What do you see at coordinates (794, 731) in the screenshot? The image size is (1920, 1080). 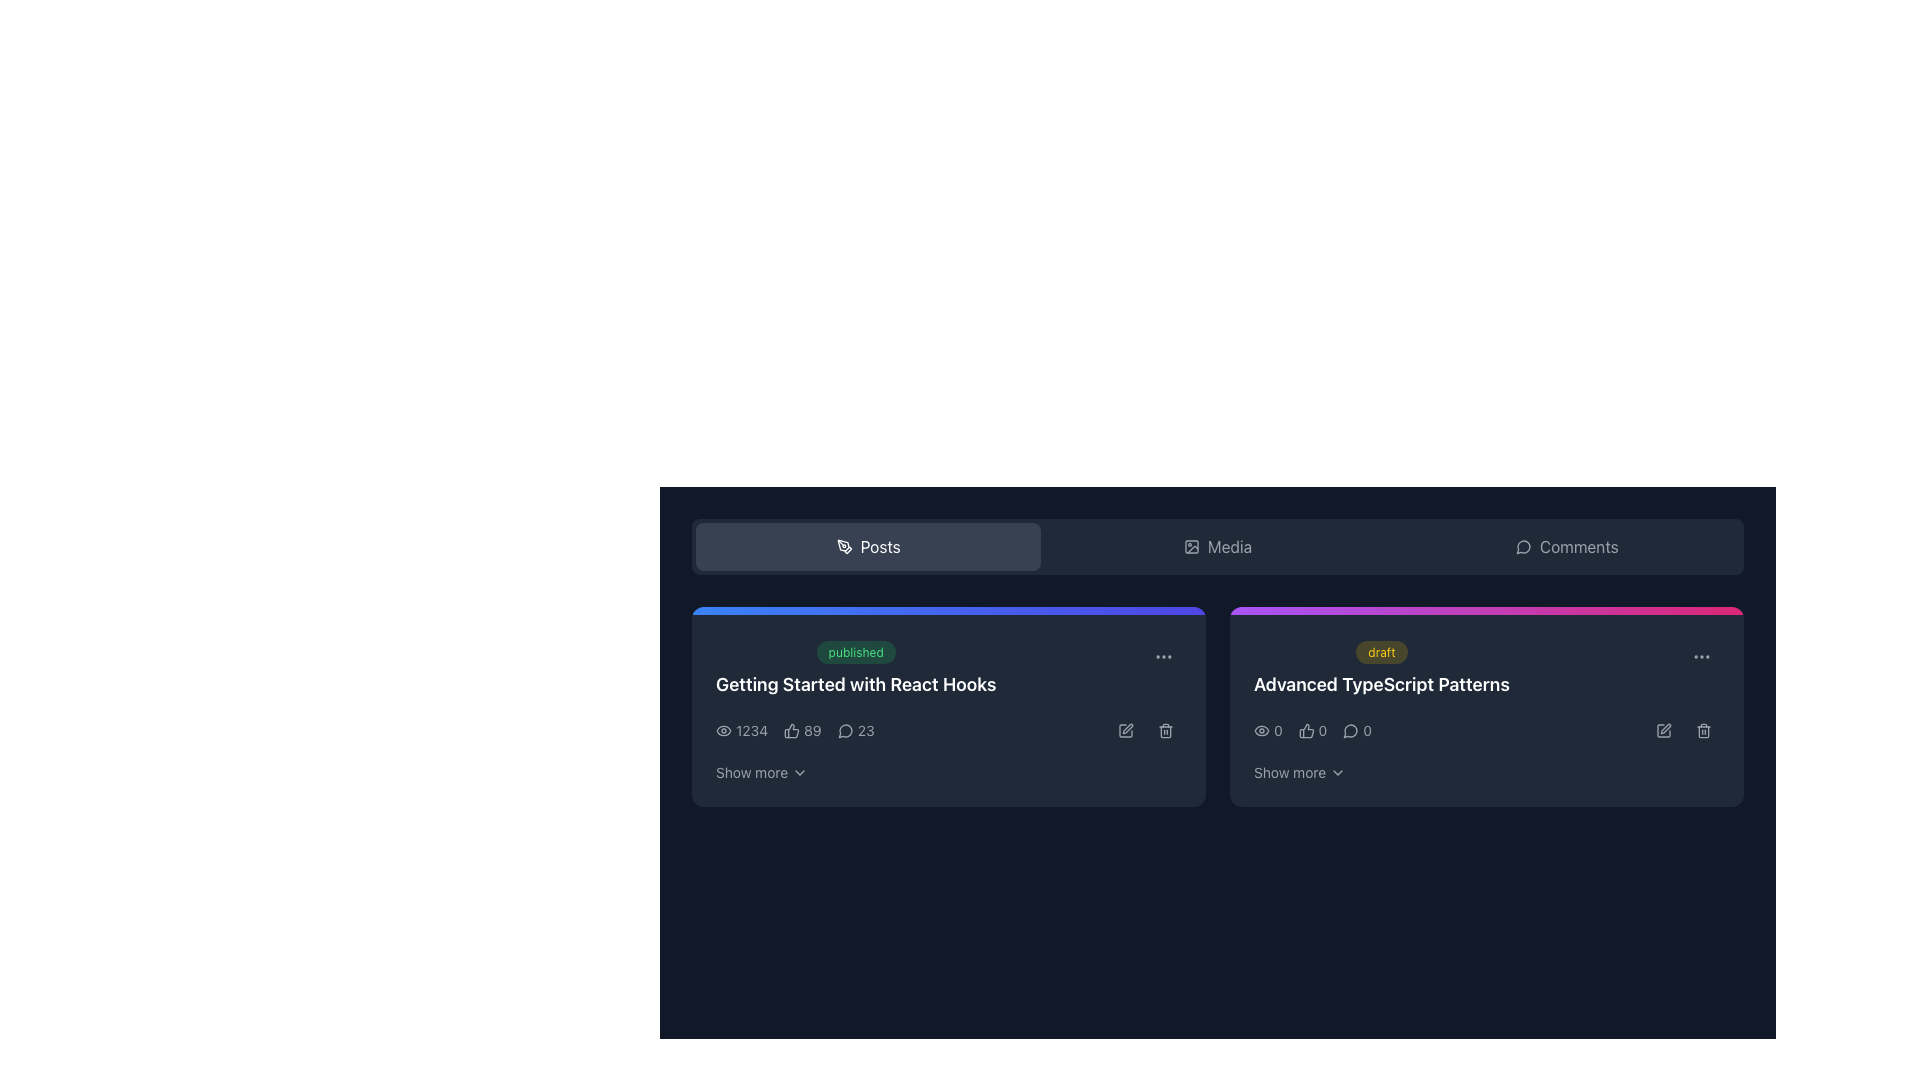 I see `the 'like' icon representing the approval metric for the content titled 'Getting Started with React Hooks' located in the lower section of the card` at bounding box center [794, 731].